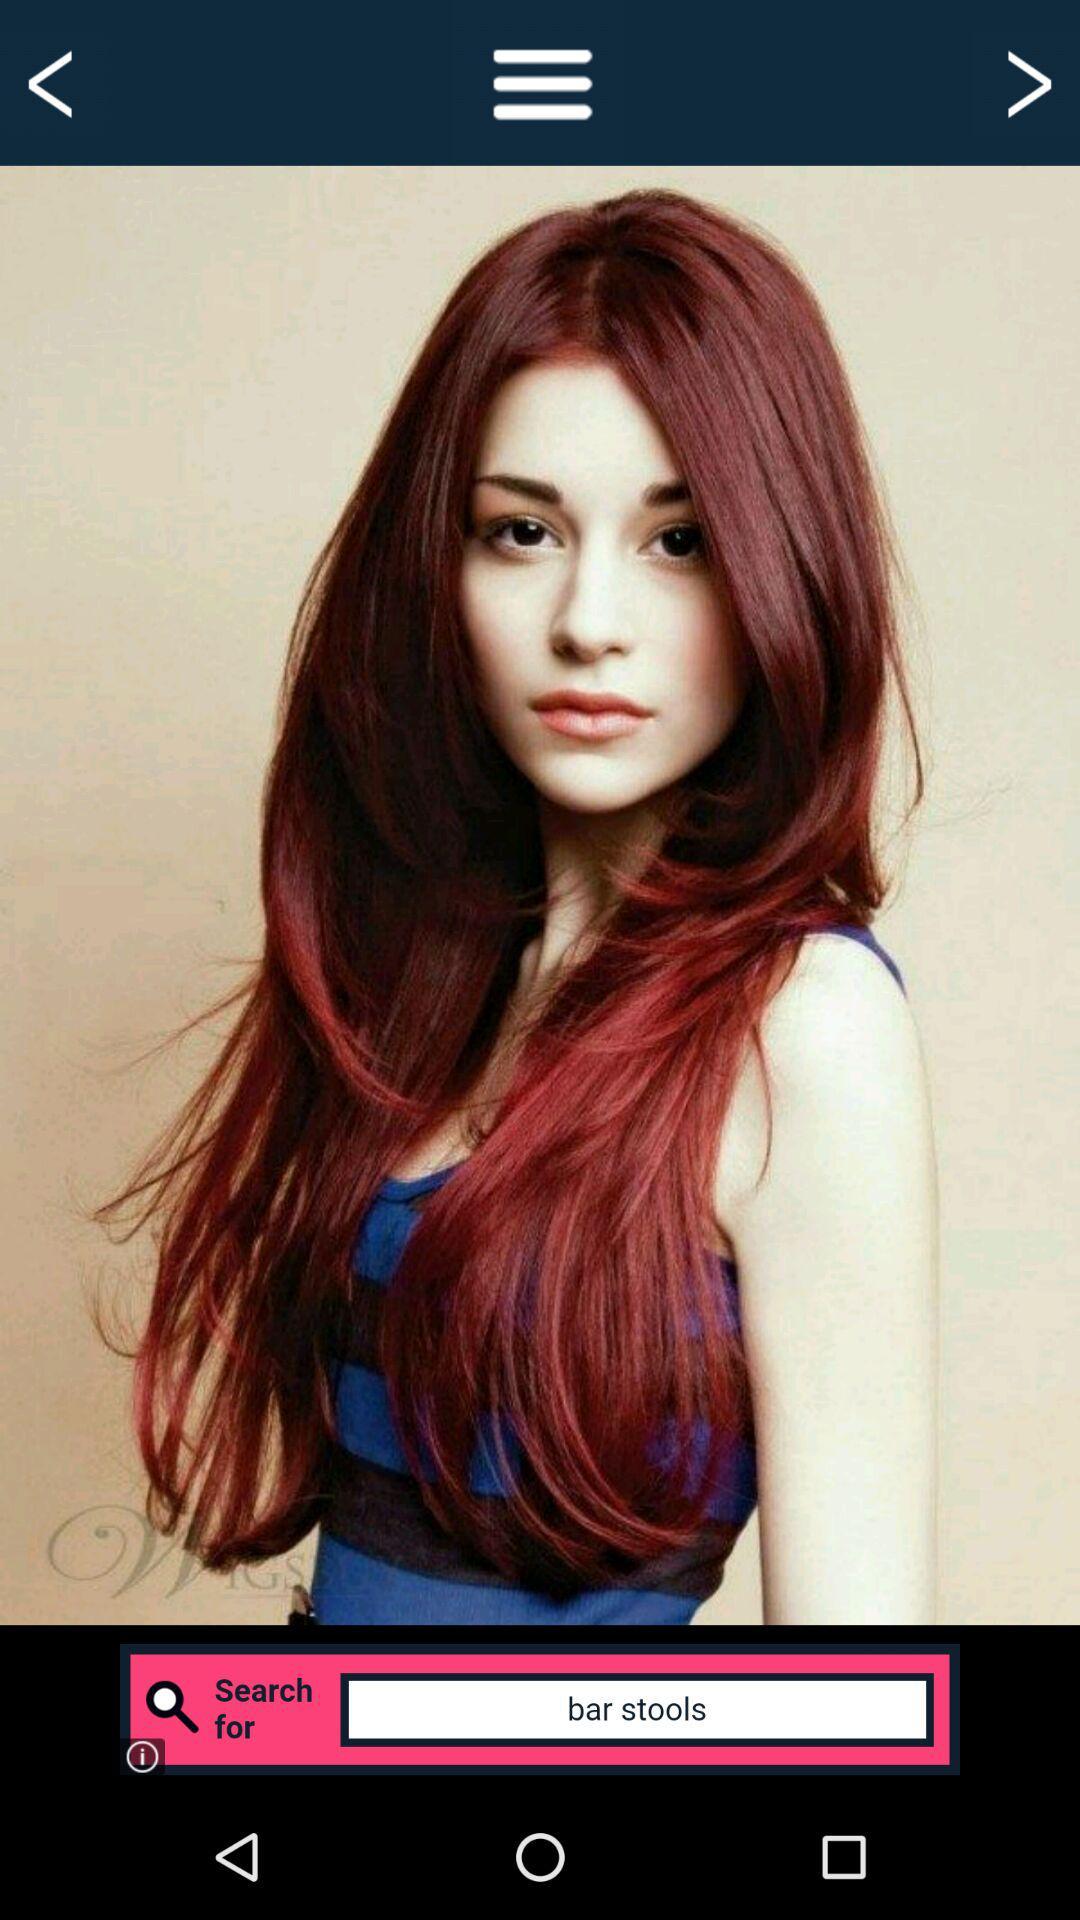  What do you see at coordinates (53, 81) in the screenshot?
I see `the button is used to go back` at bounding box center [53, 81].